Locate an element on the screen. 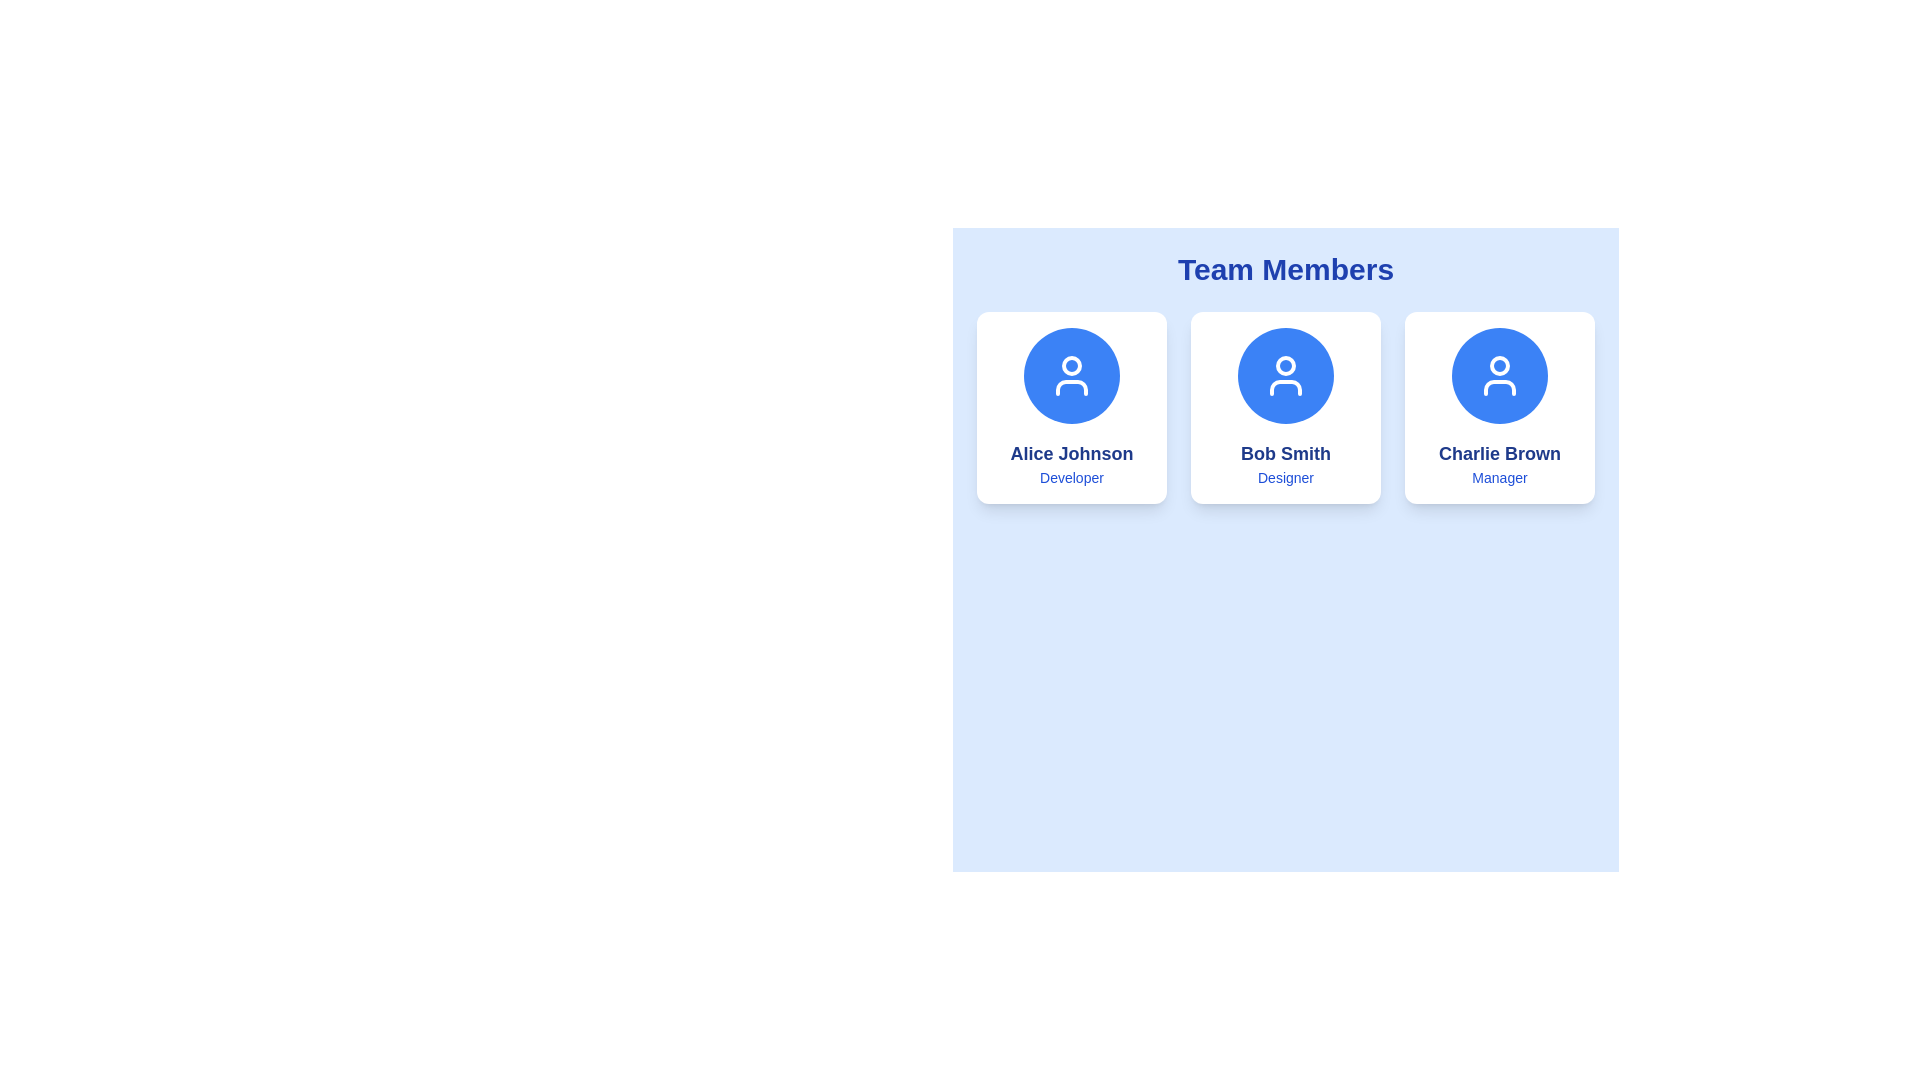 The height and width of the screenshot is (1080, 1920). the profile card of 'Bob Smith, Designer' is located at coordinates (1286, 407).